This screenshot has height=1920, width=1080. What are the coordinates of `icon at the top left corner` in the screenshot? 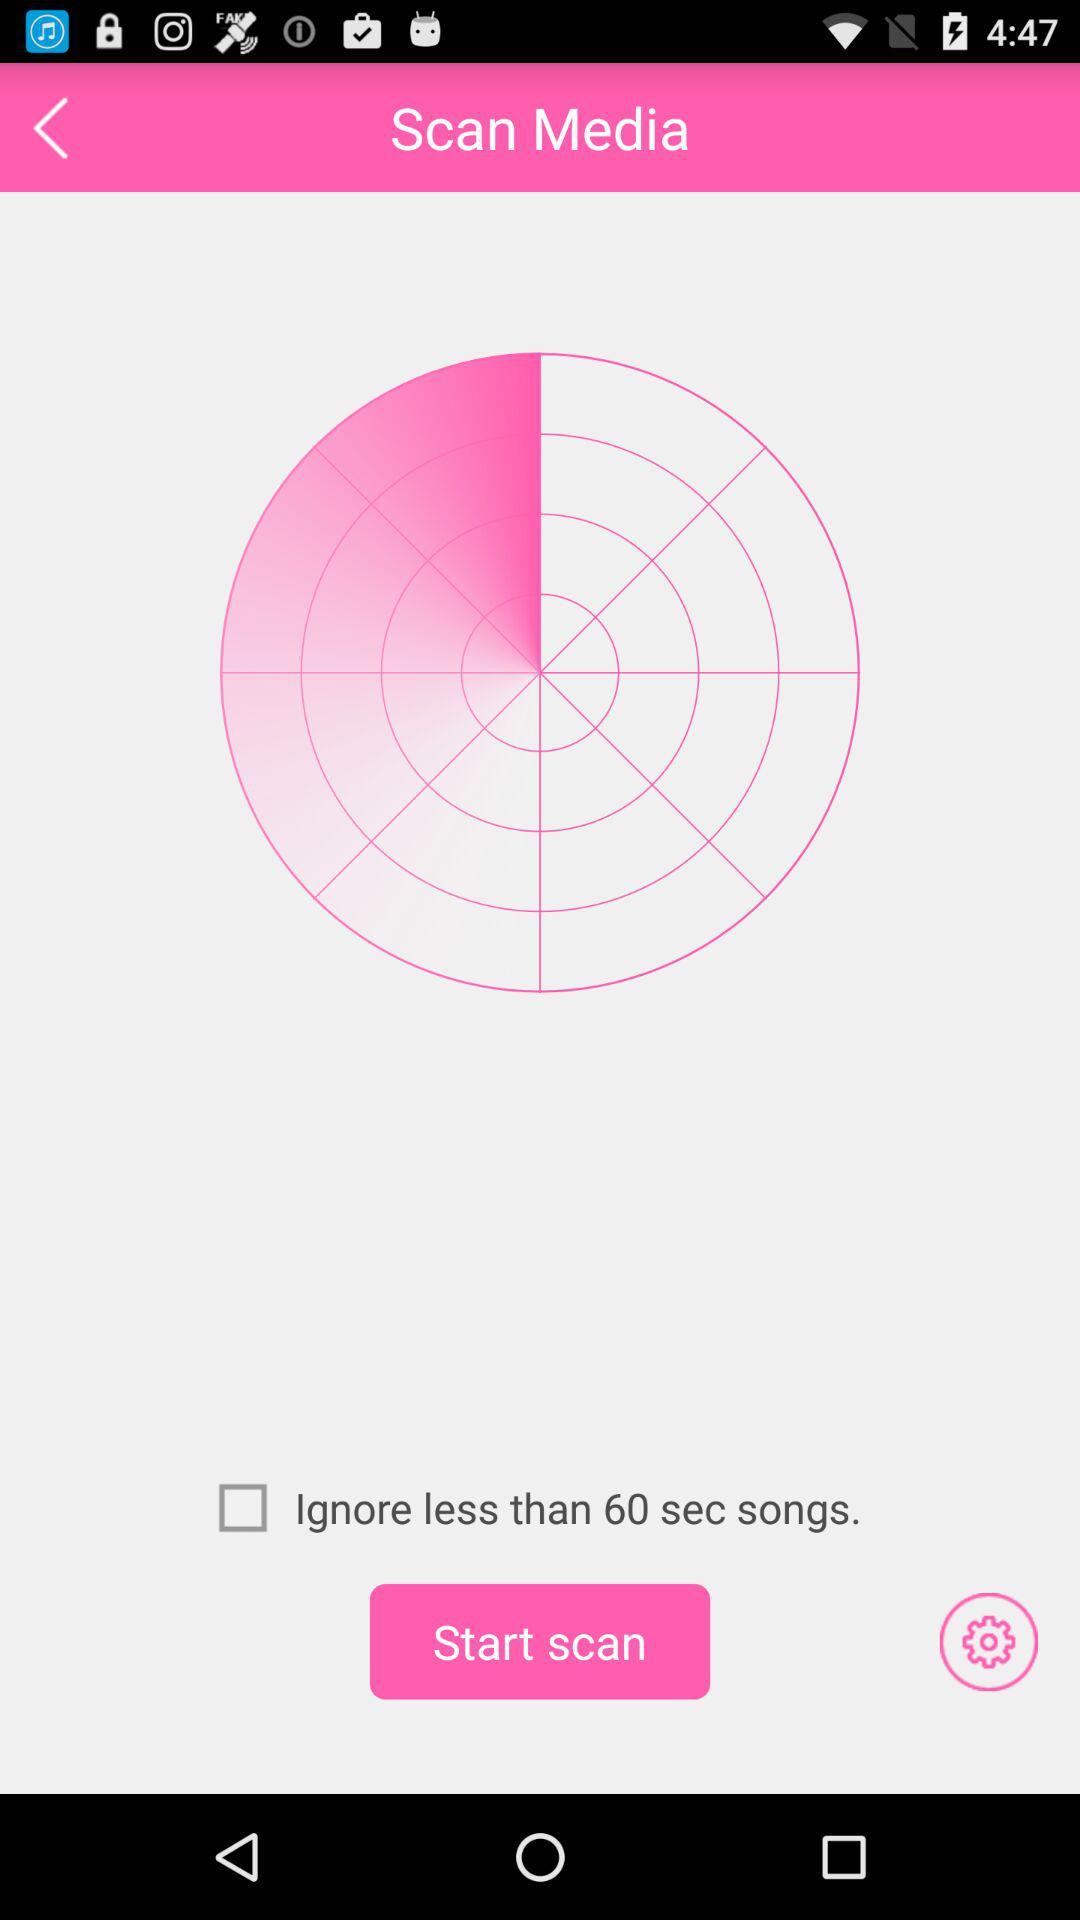 It's located at (49, 126).